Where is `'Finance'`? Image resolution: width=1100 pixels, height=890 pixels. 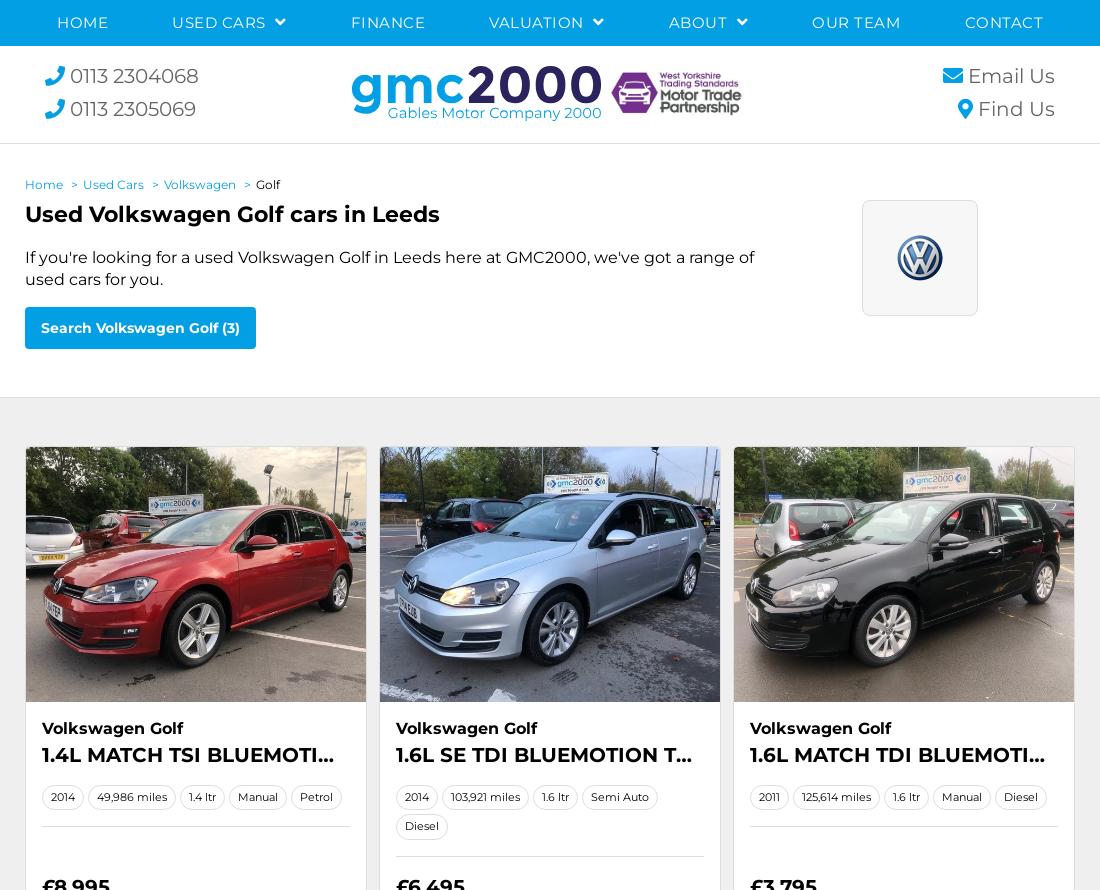
'Finance' is located at coordinates (387, 22).